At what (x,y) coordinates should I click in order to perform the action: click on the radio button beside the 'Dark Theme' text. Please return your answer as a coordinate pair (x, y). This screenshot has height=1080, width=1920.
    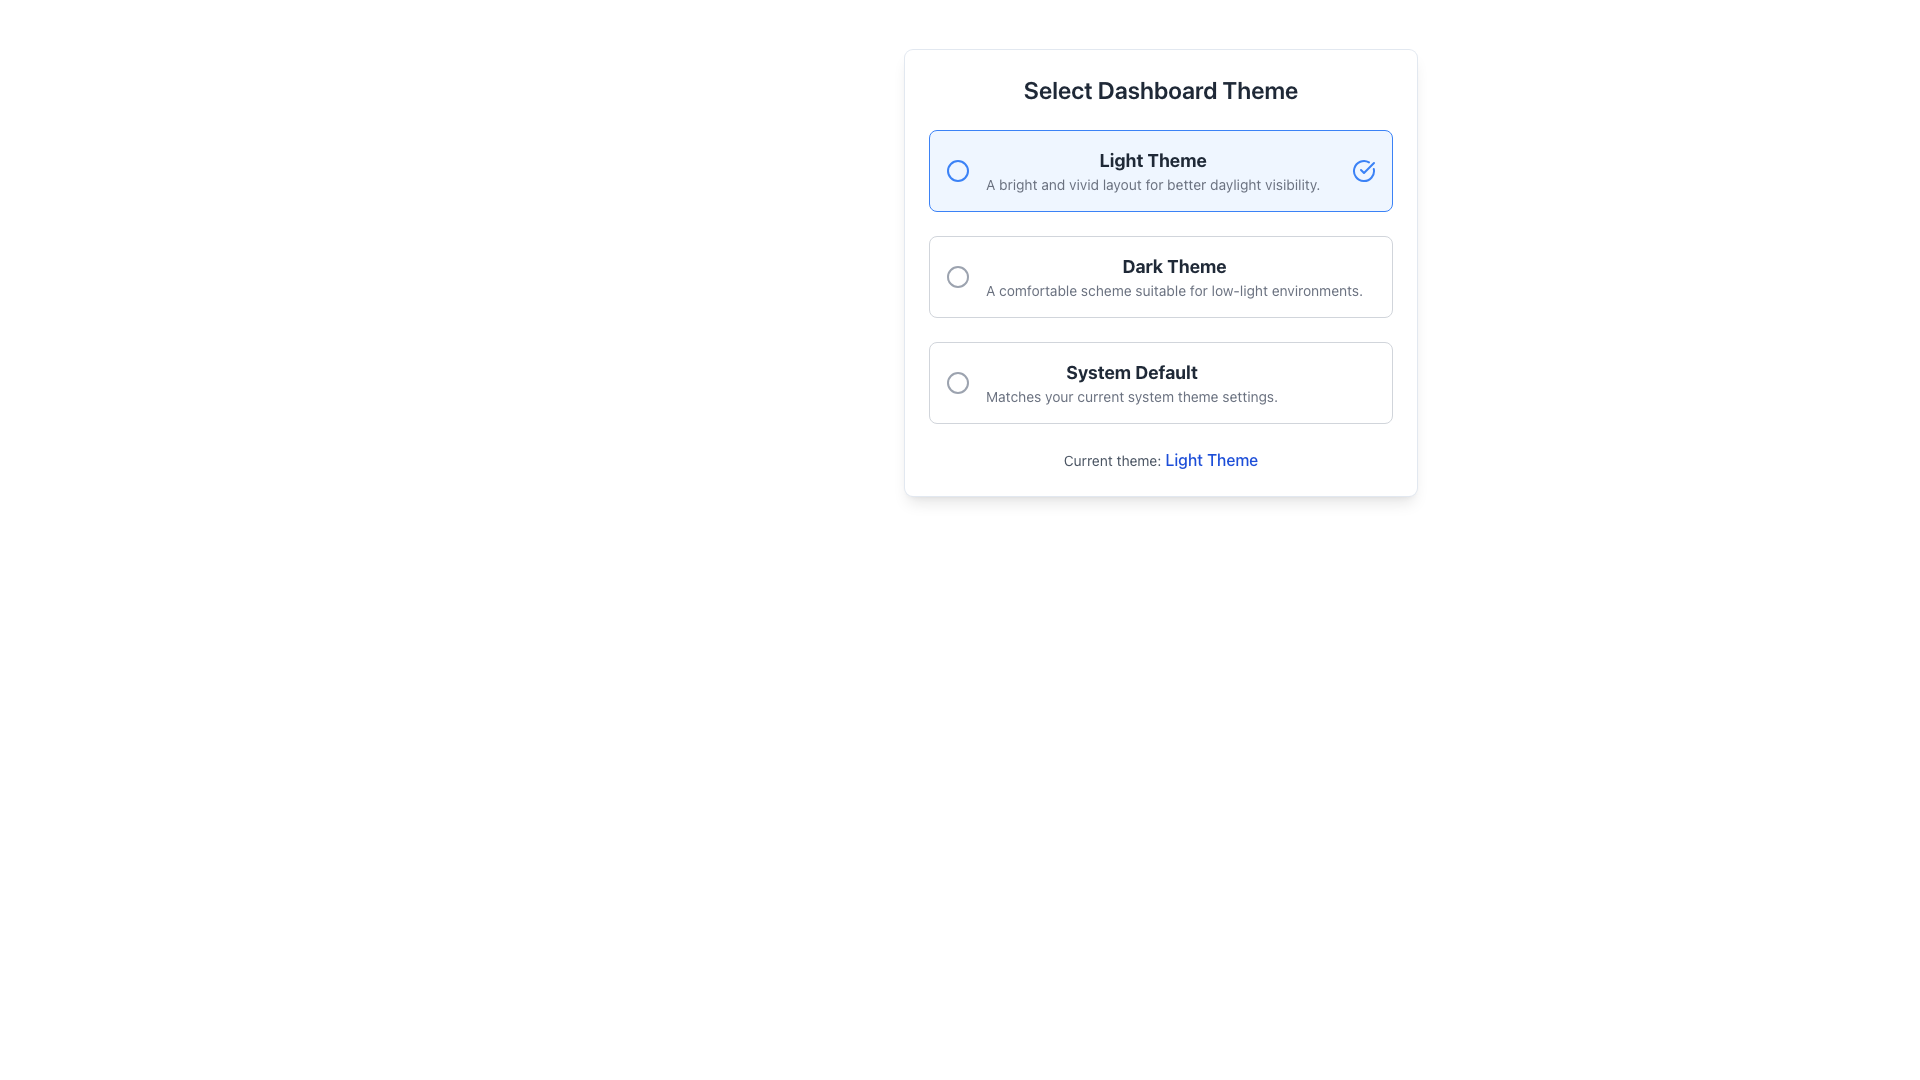
    Looking at the image, I should click on (1174, 277).